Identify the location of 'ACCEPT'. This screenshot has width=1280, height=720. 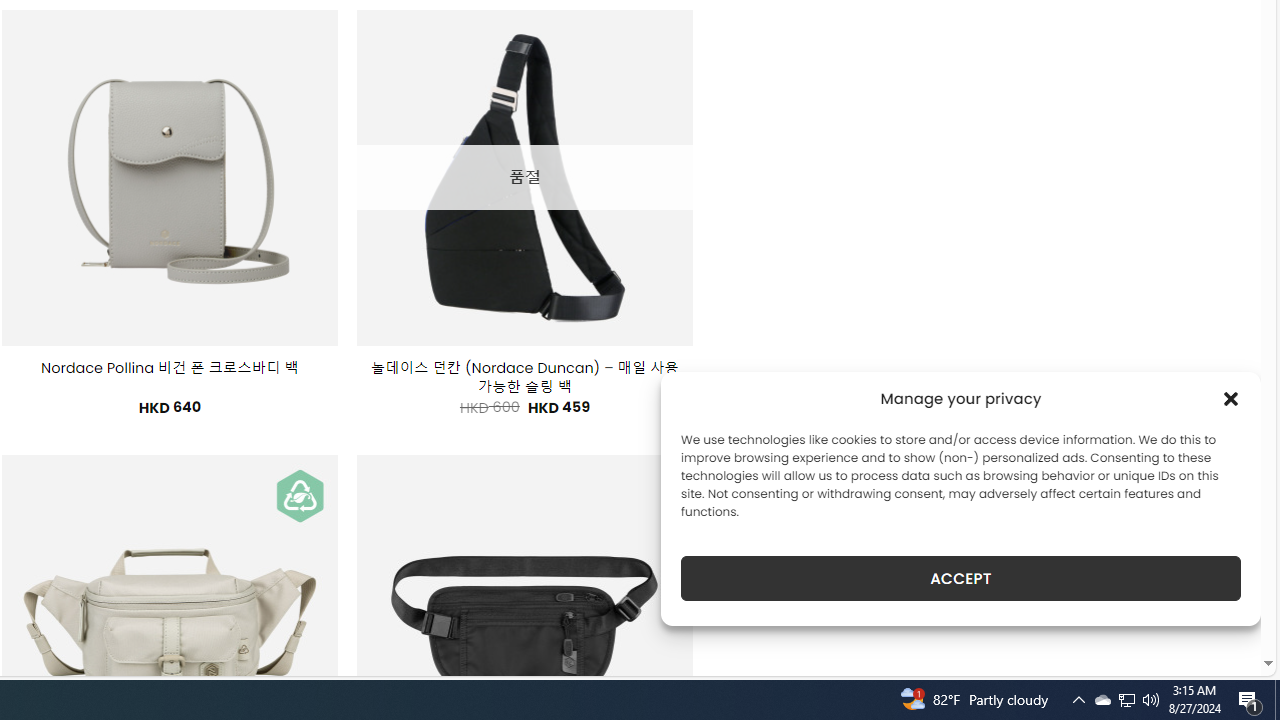
(961, 578).